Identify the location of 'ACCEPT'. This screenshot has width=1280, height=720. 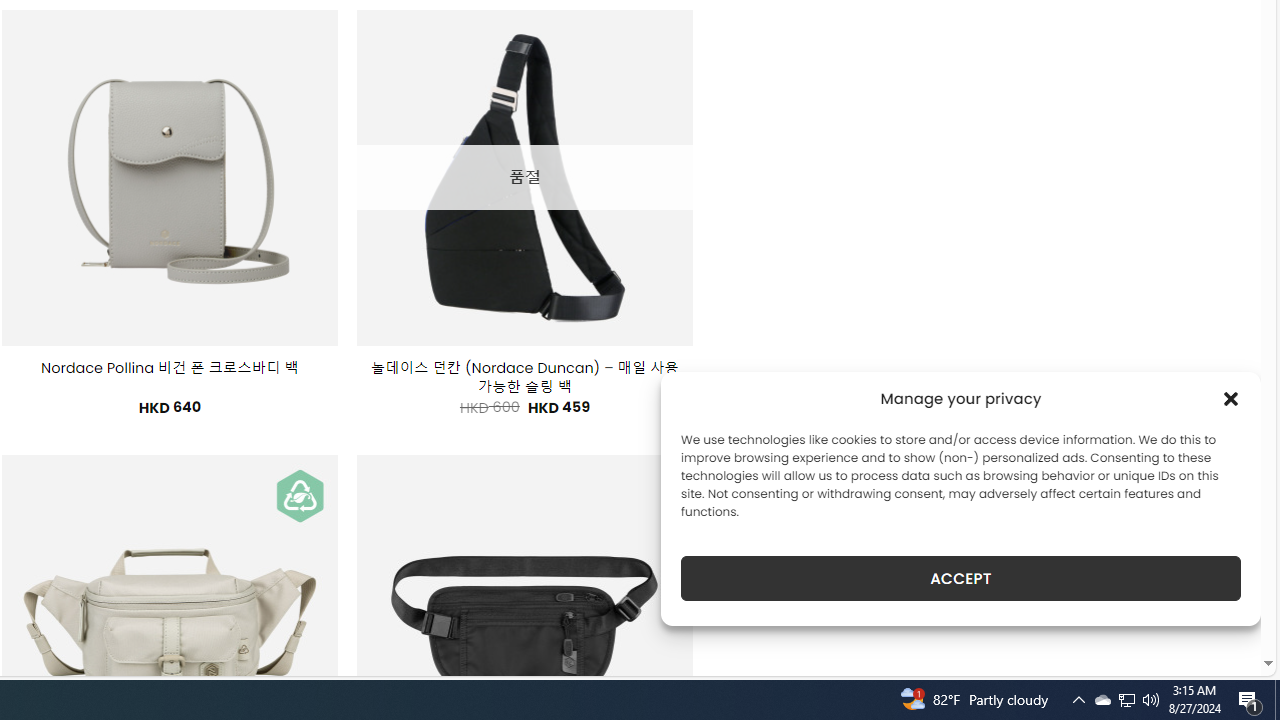
(961, 578).